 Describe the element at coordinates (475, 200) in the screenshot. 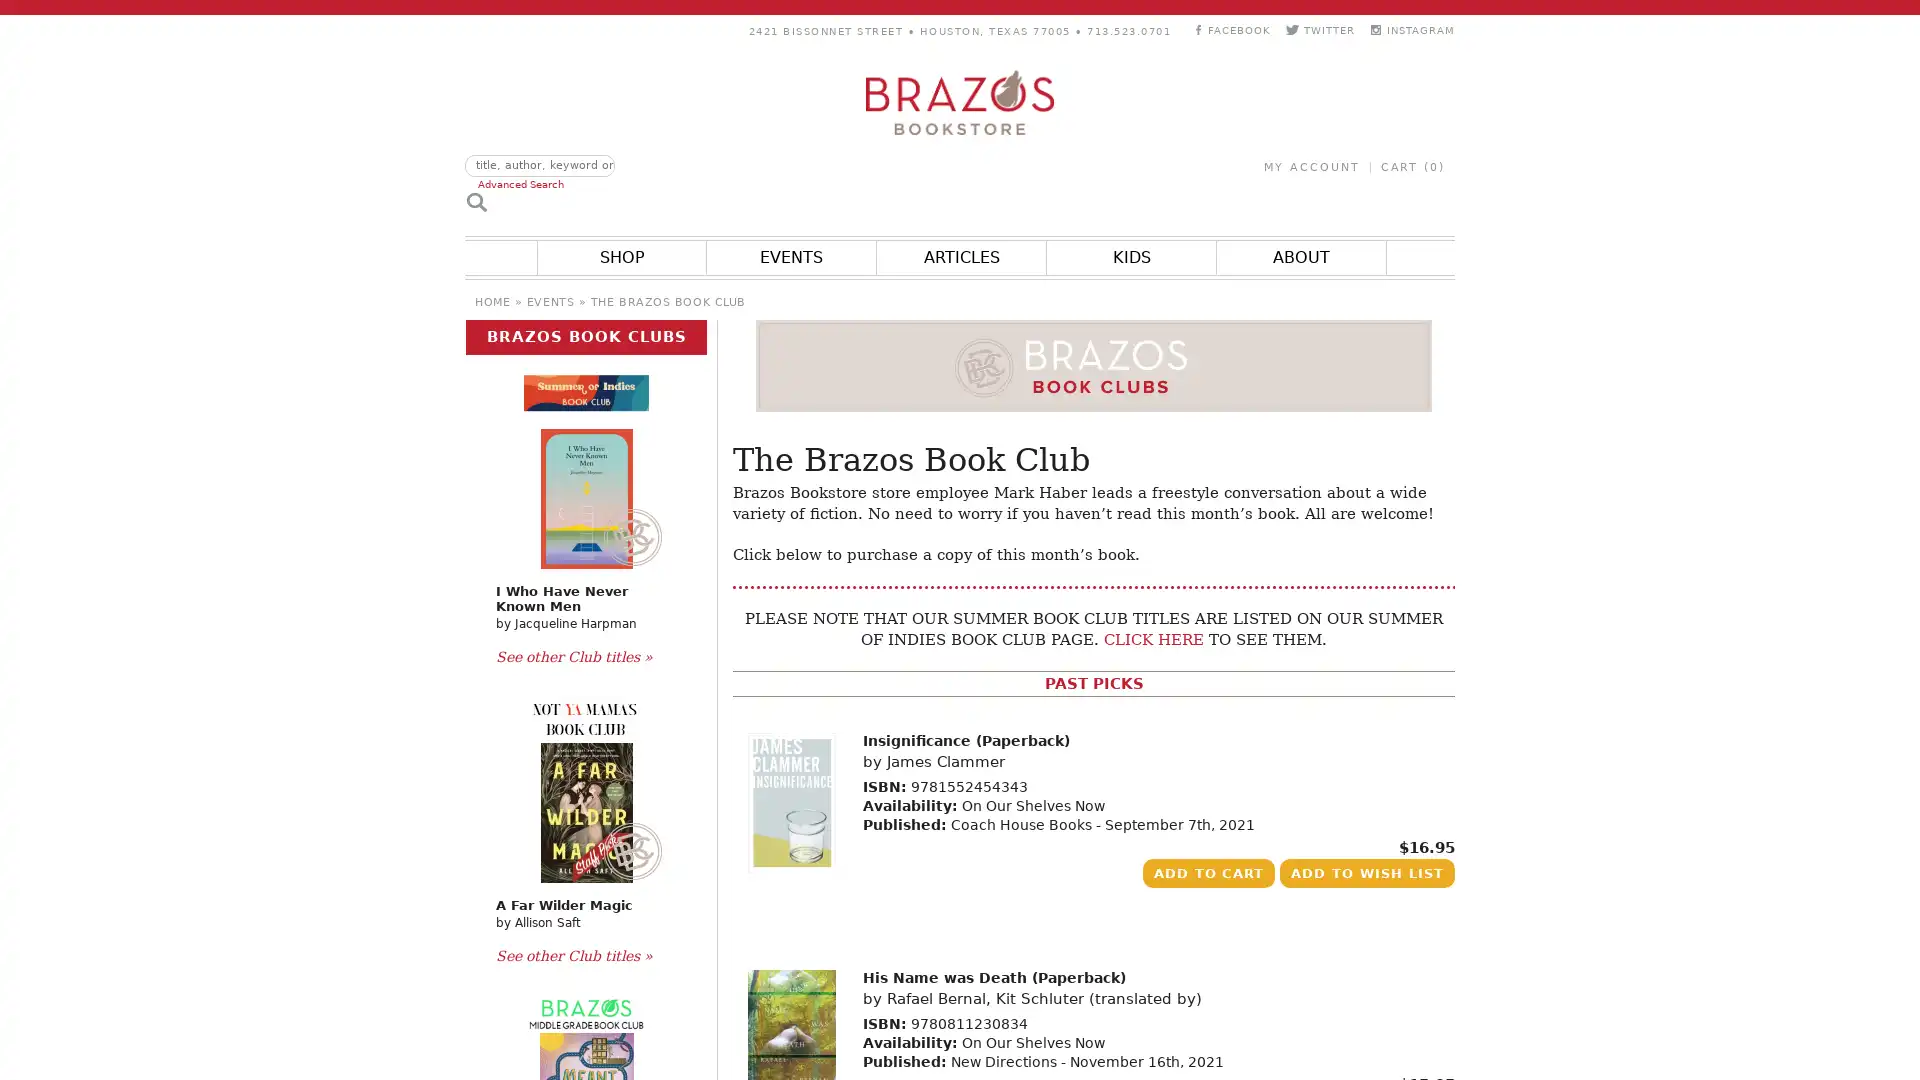

I see `Search` at that location.